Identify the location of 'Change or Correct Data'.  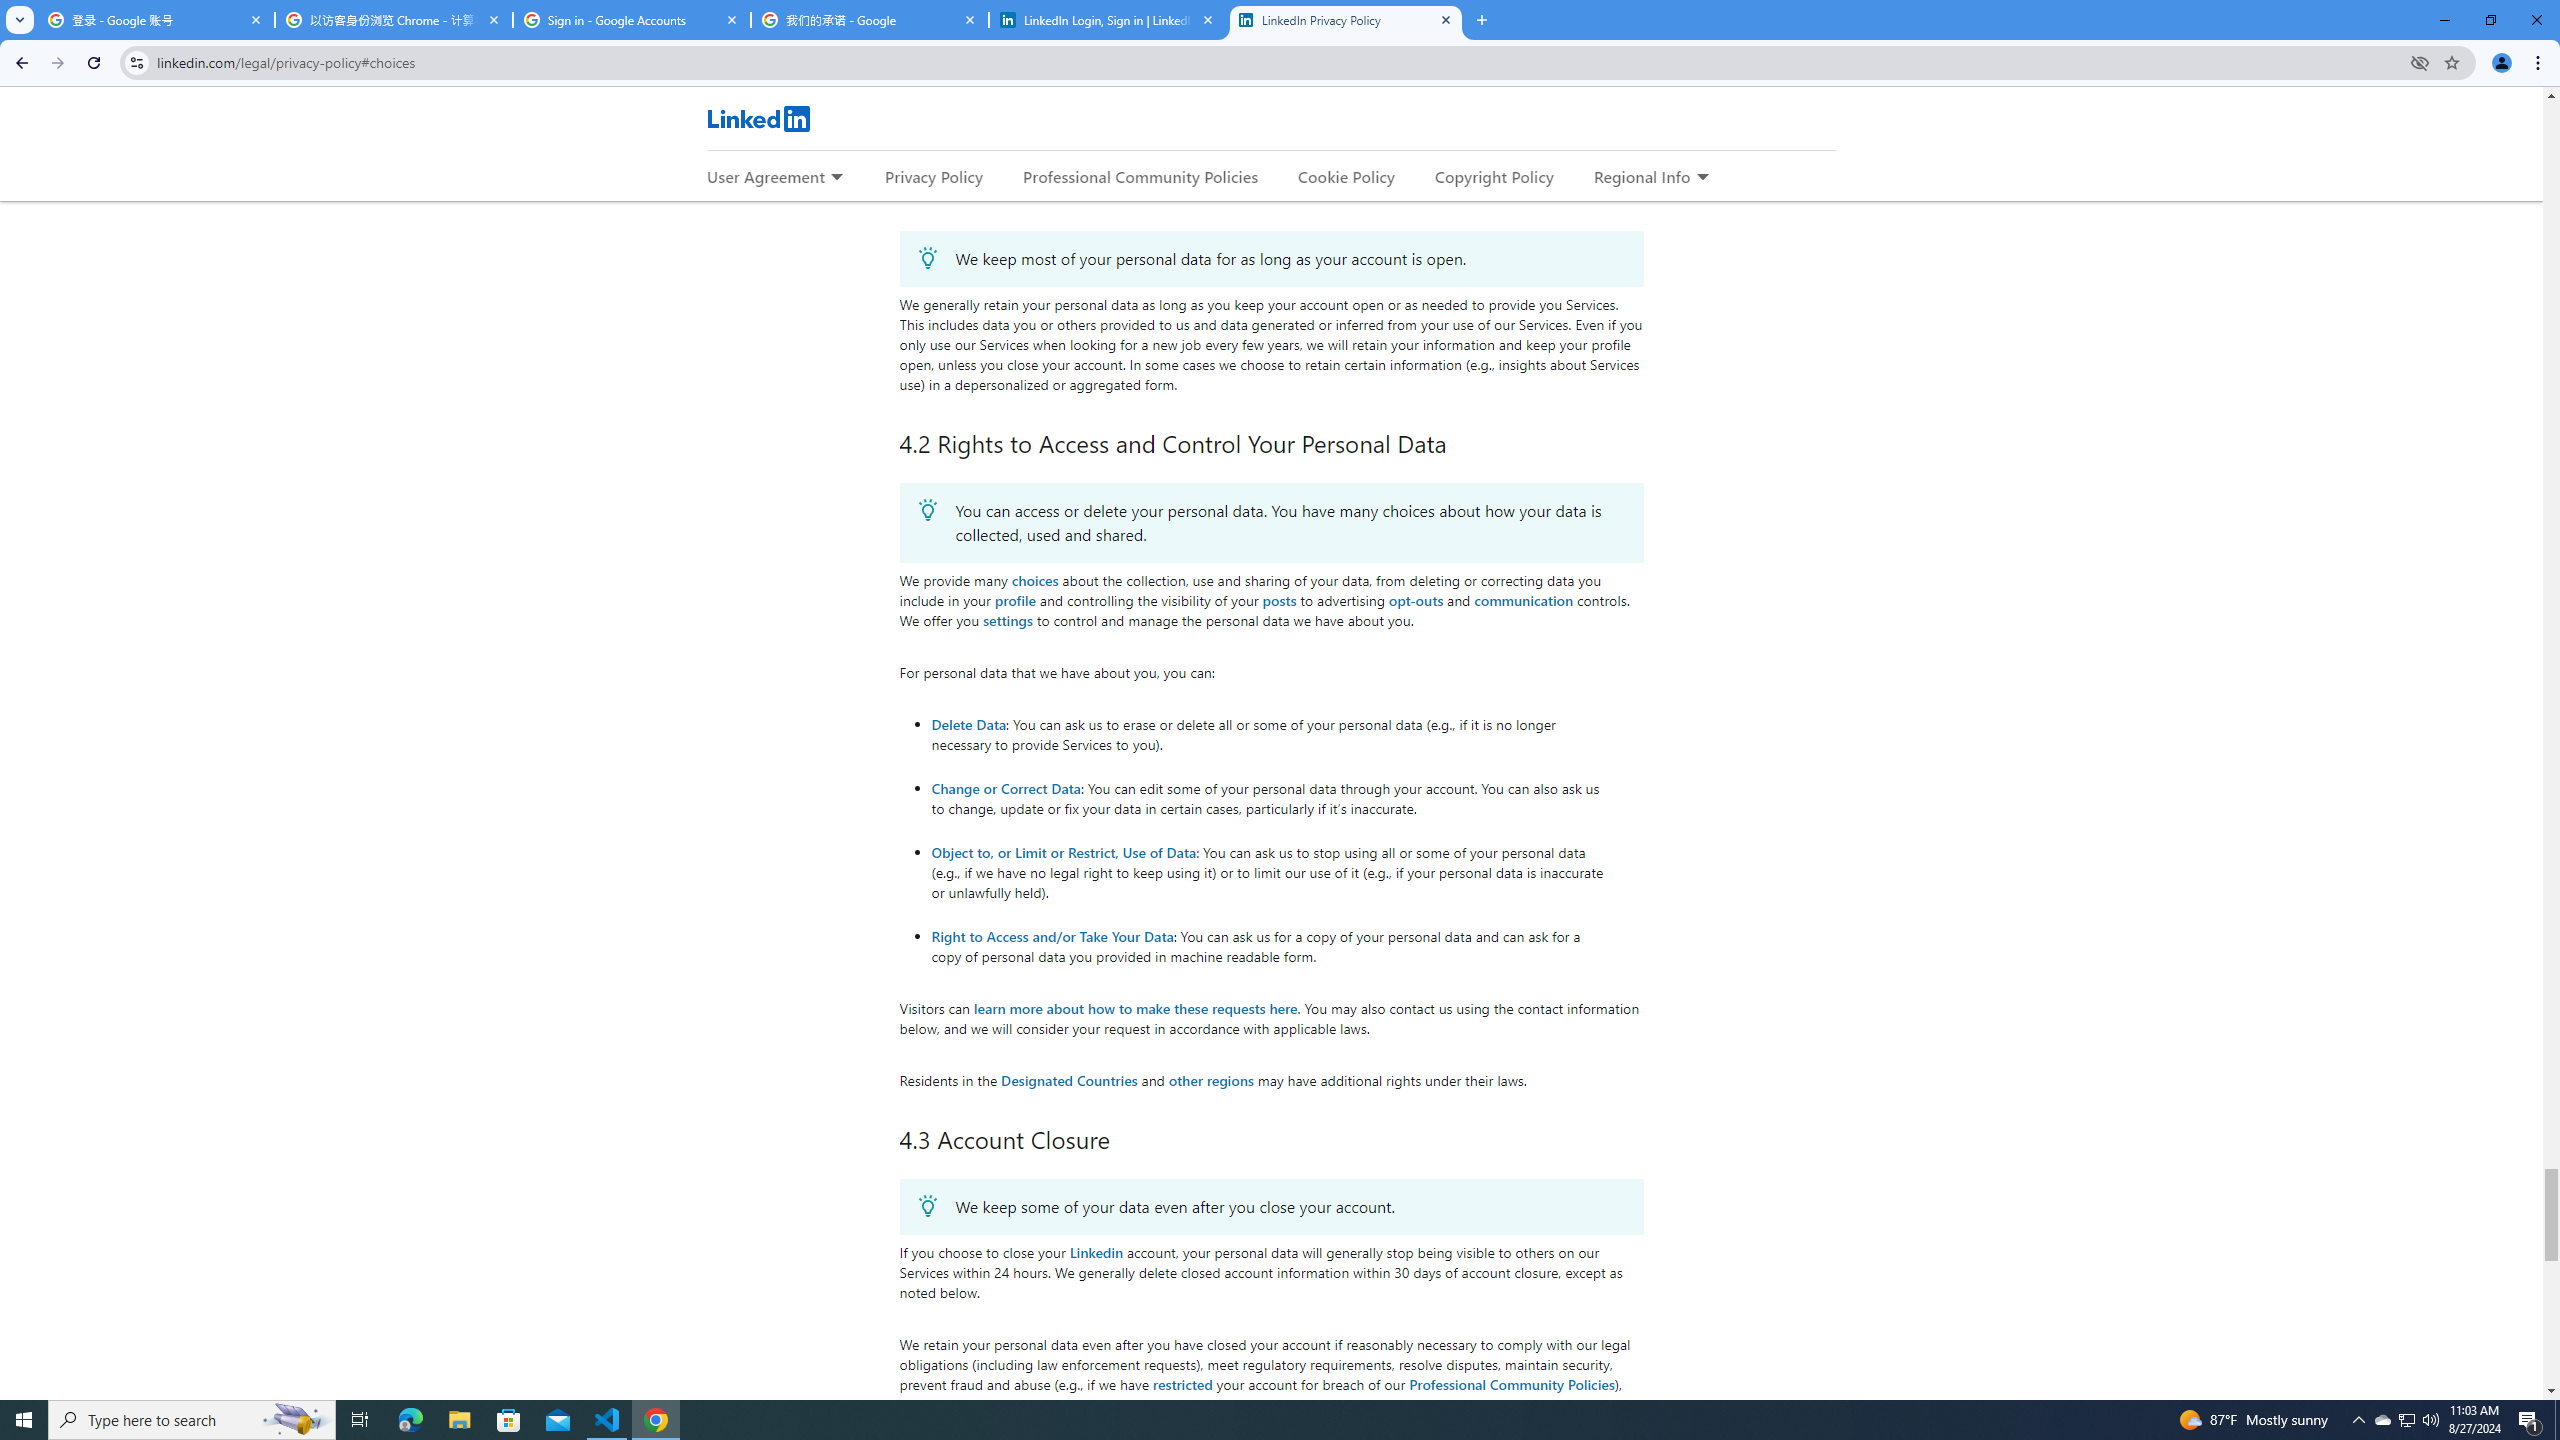
(1006, 786).